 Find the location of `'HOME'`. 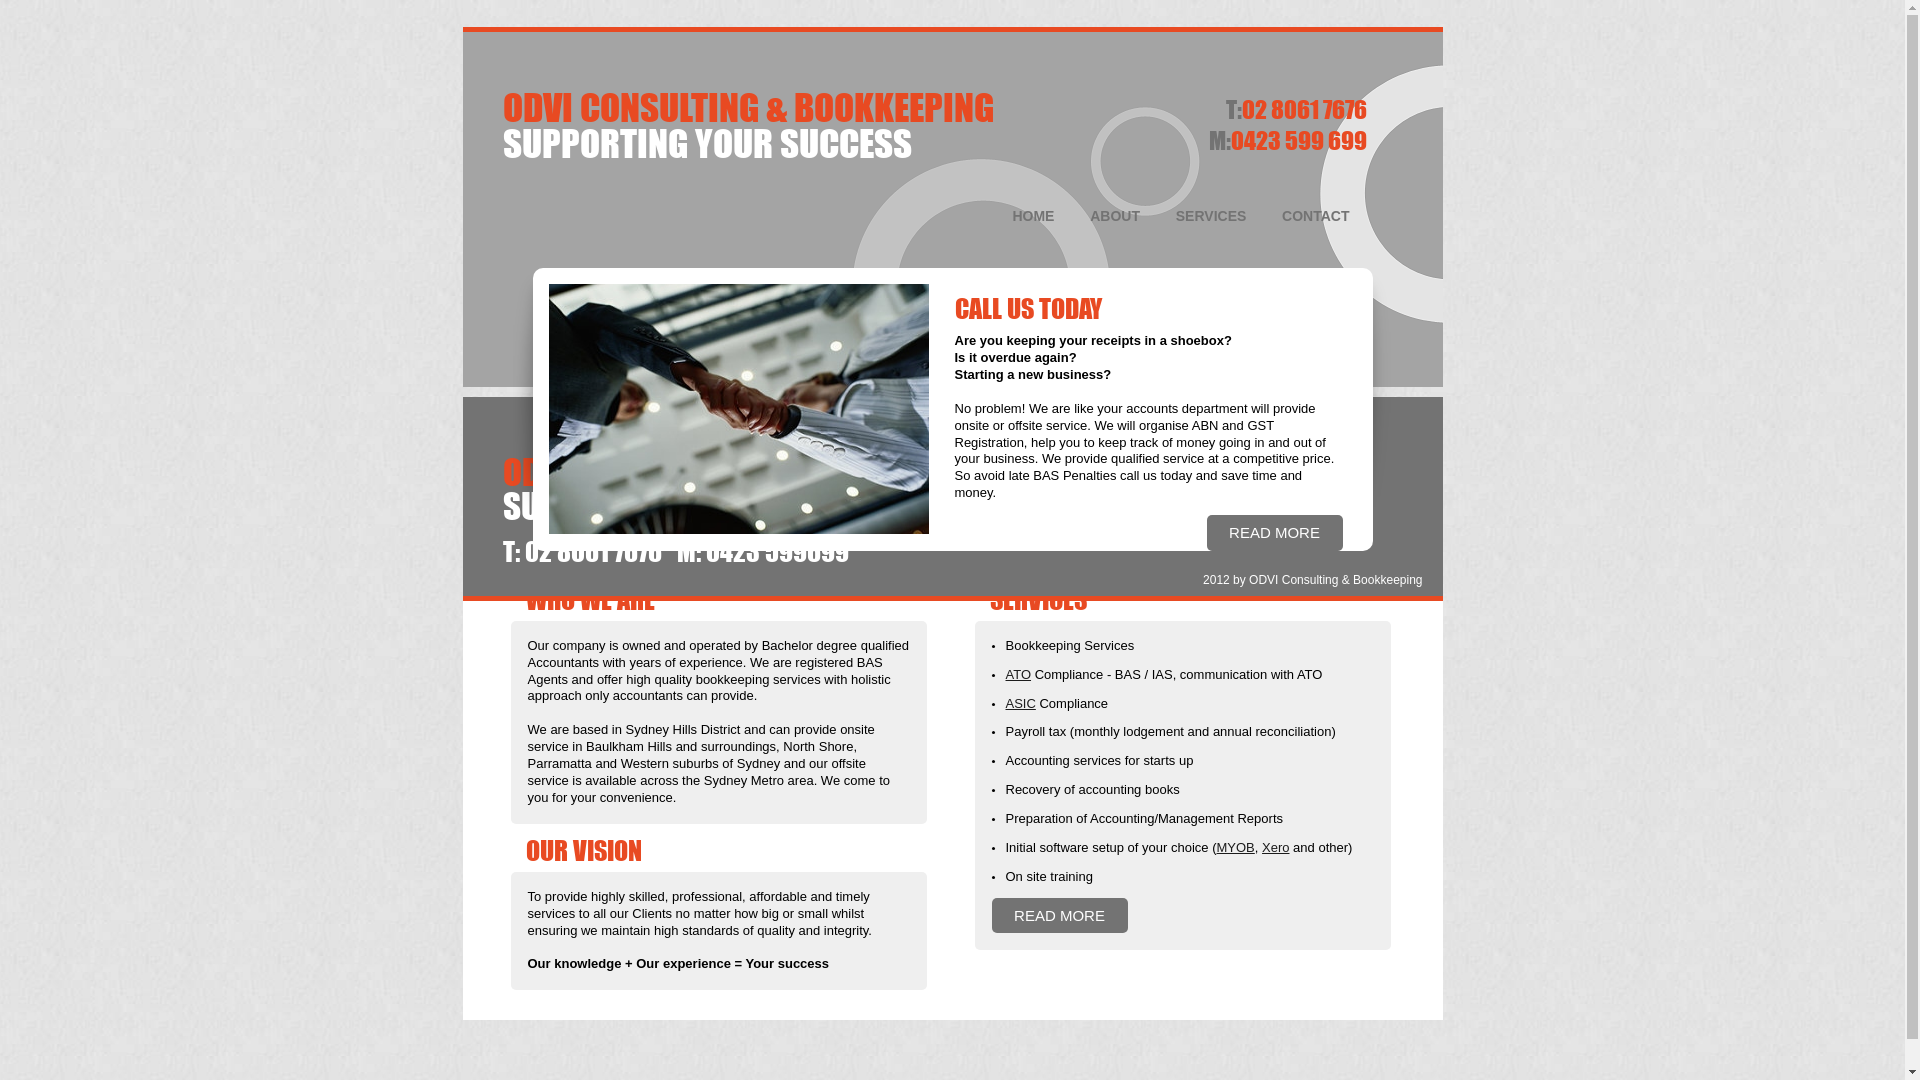

'HOME' is located at coordinates (1033, 428).